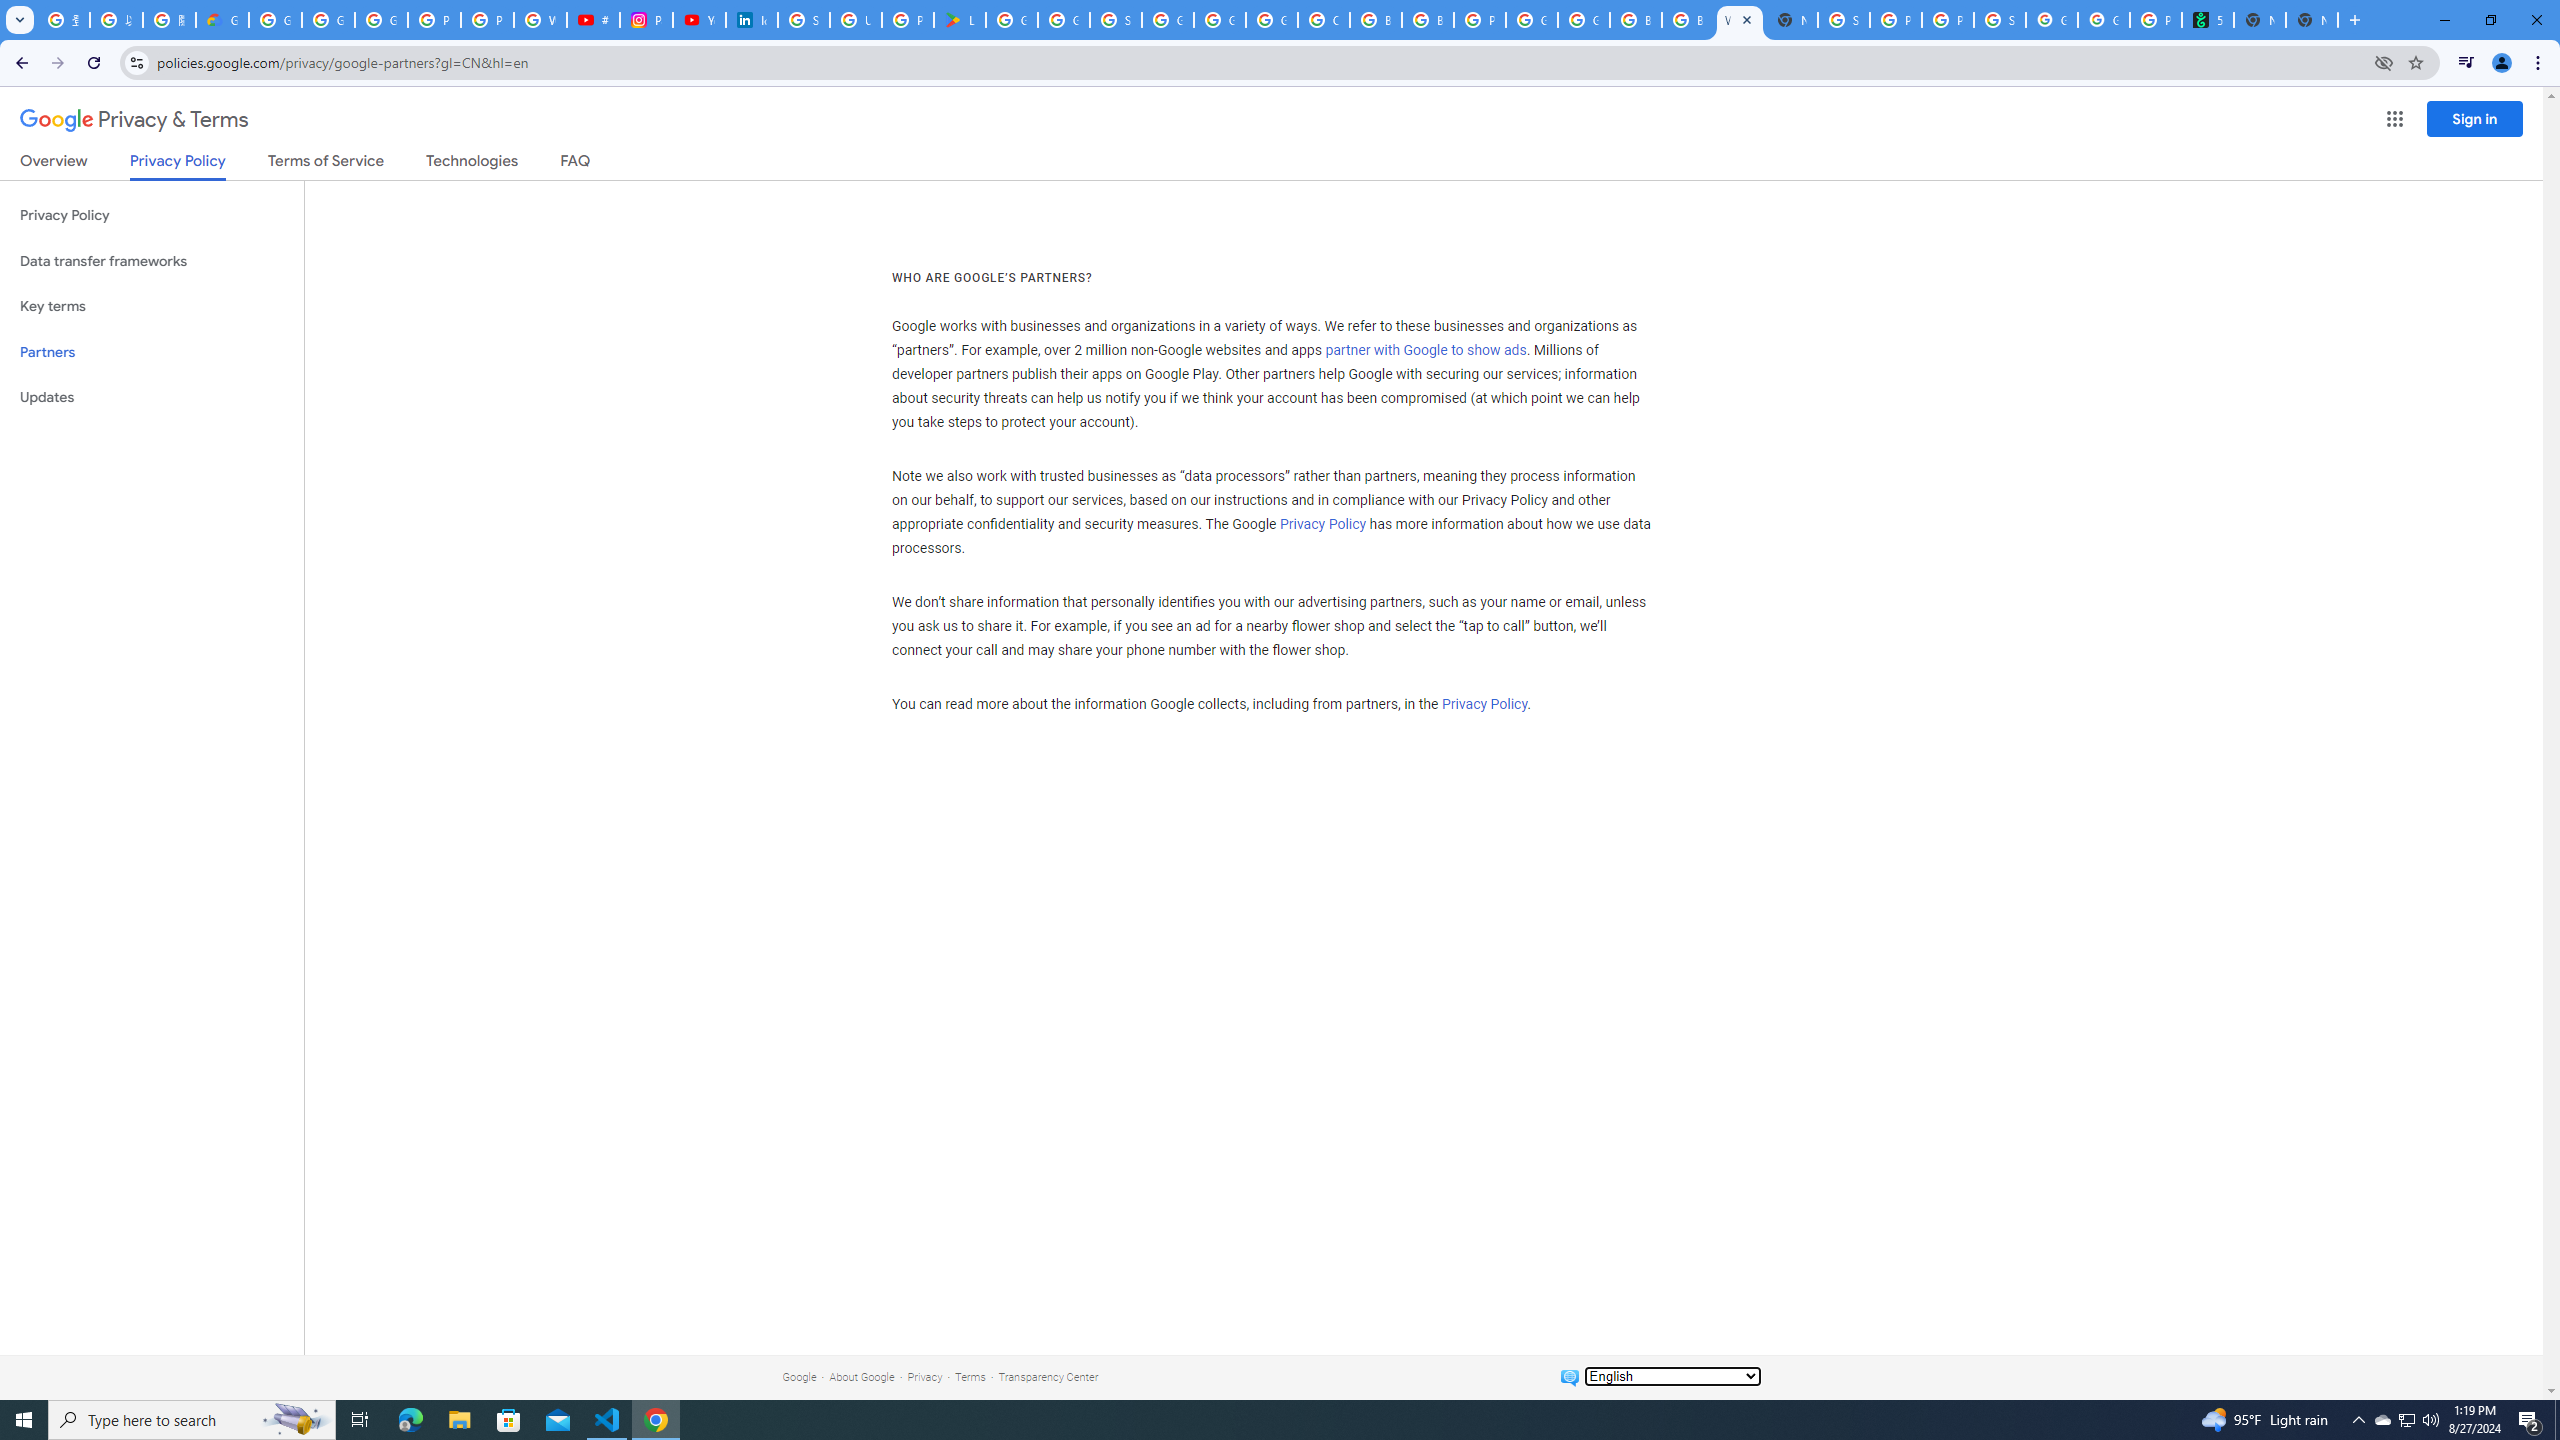  I want to click on 'Google Cloud Platform', so click(1532, 19).